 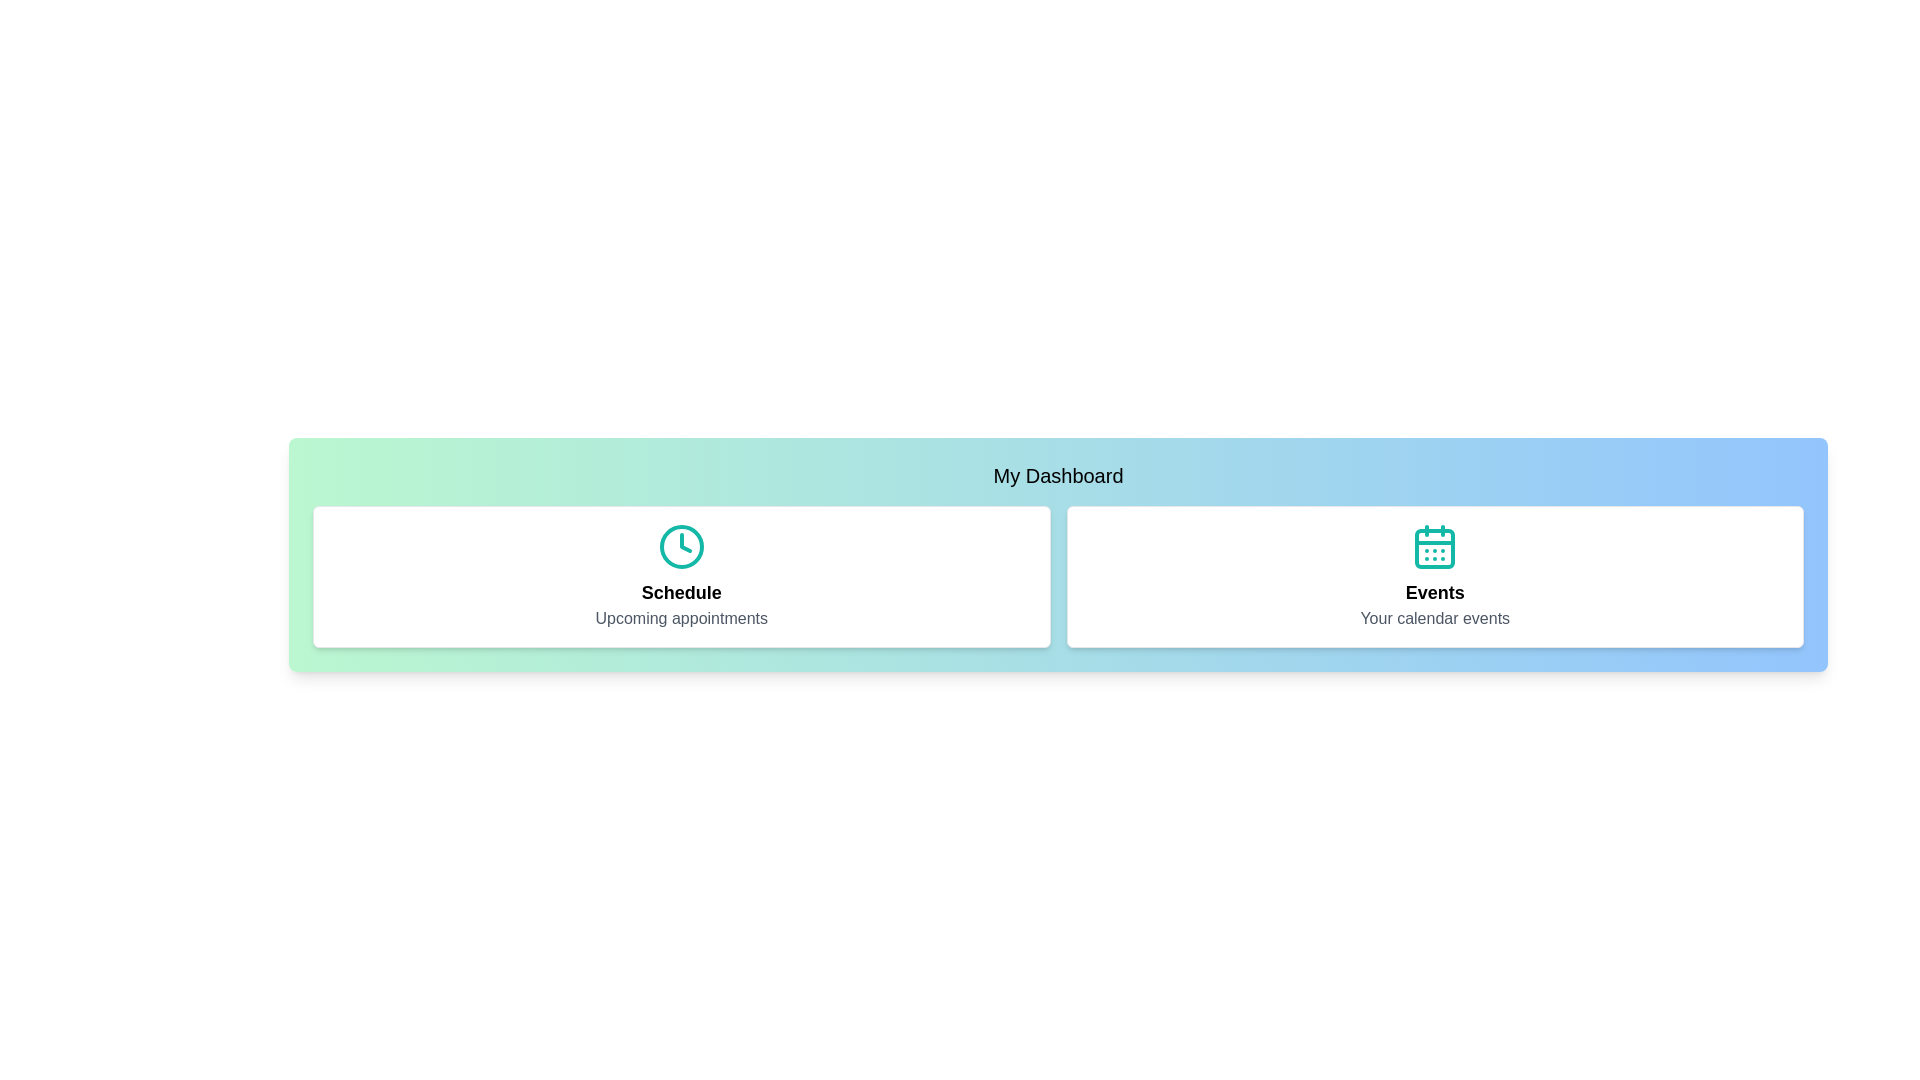 I want to click on the graphical icon fragment representing a specific day or event within the calendar icon located in the 'Events' card on the right side of the interface, so click(x=1434, y=548).